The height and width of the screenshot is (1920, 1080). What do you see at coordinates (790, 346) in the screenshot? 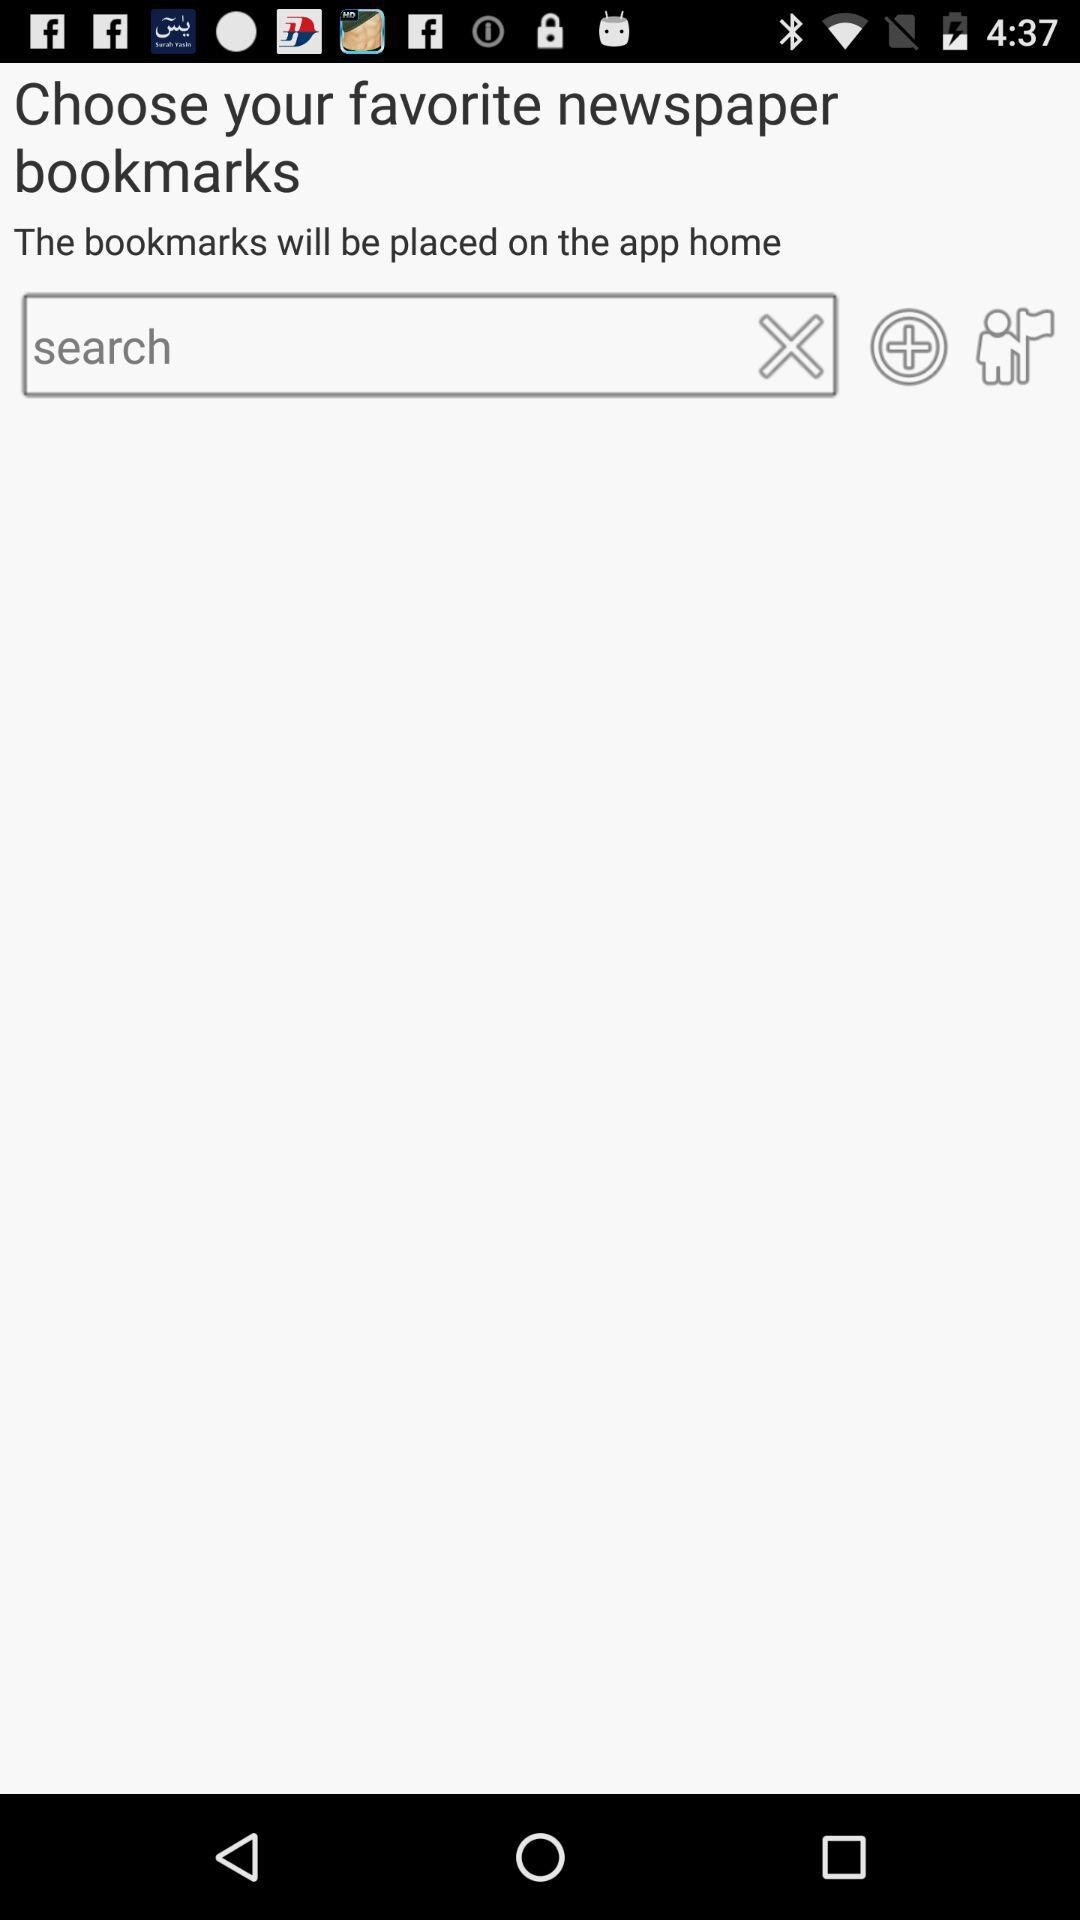
I see `icon below the the bookmarks will` at bounding box center [790, 346].